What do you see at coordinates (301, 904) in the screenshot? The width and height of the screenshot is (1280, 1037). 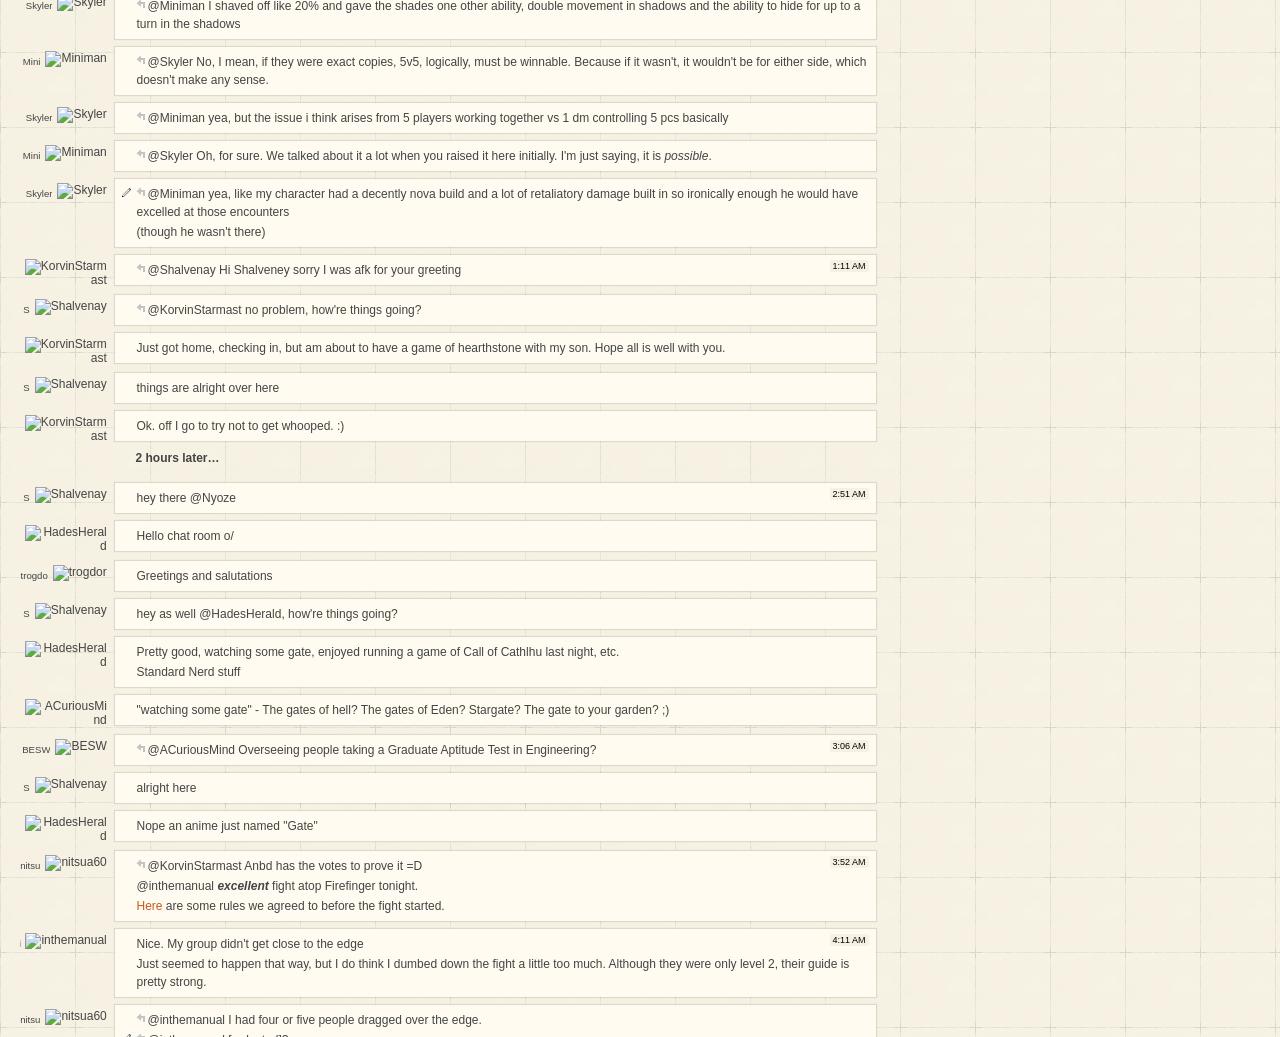 I see `'are some rules we agreed to before the fight started.'` at bounding box center [301, 904].